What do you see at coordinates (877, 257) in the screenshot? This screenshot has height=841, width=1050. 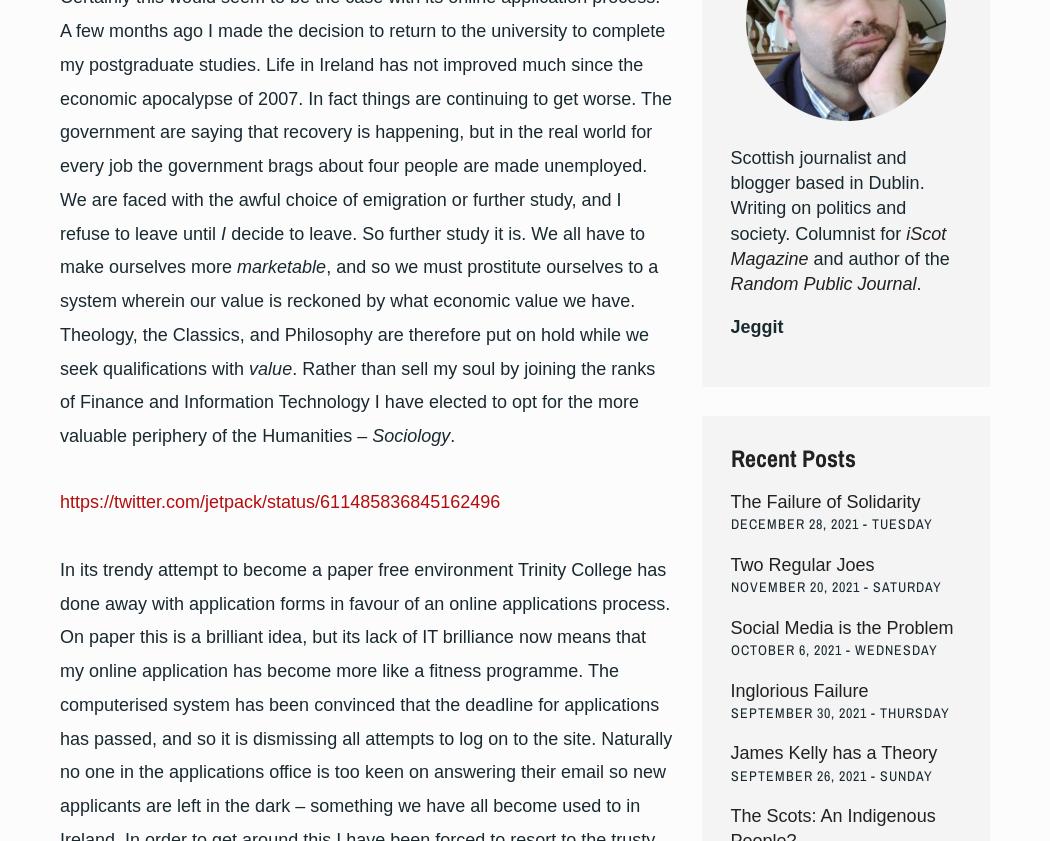 I see `'and author of the'` at bounding box center [877, 257].